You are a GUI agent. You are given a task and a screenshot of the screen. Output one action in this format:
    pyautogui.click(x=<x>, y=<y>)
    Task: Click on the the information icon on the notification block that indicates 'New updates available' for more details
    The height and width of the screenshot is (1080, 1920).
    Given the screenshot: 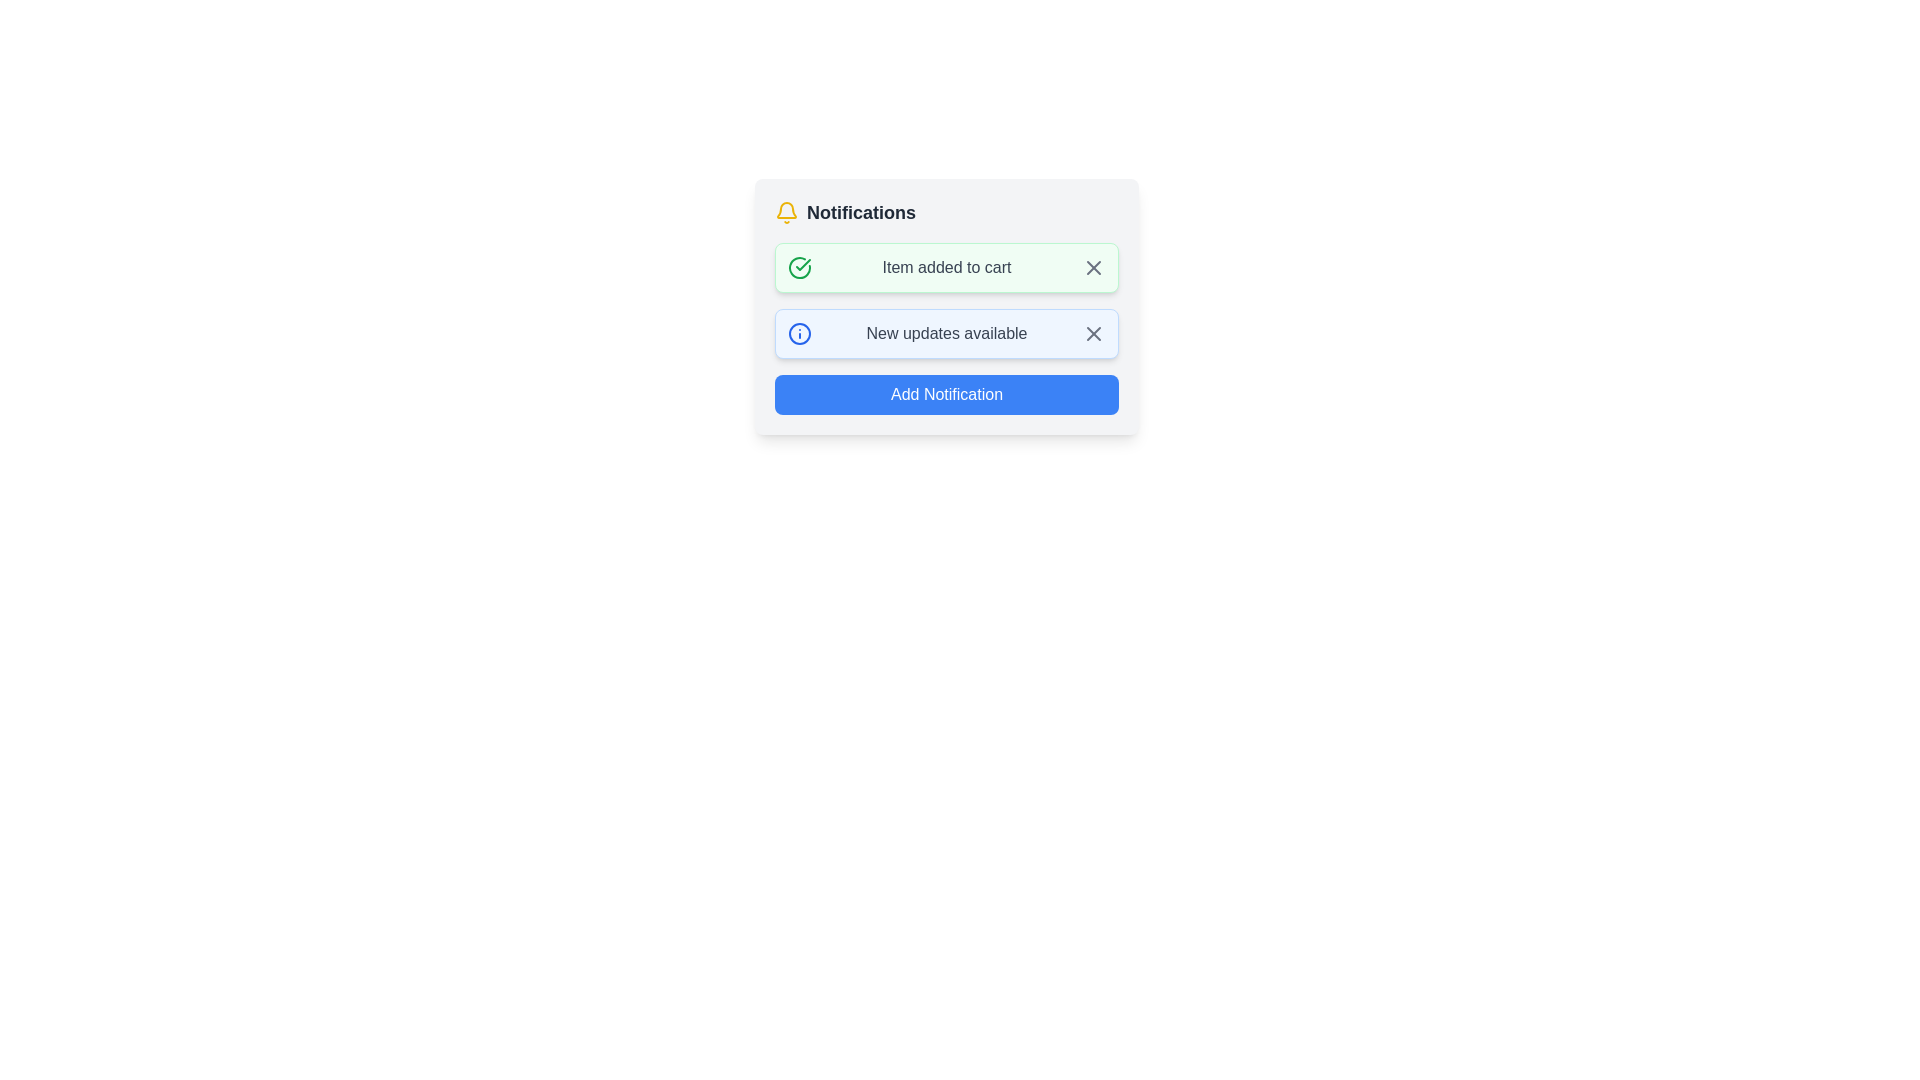 What is the action you would take?
    pyautogui.click(x=945, y=333)
    